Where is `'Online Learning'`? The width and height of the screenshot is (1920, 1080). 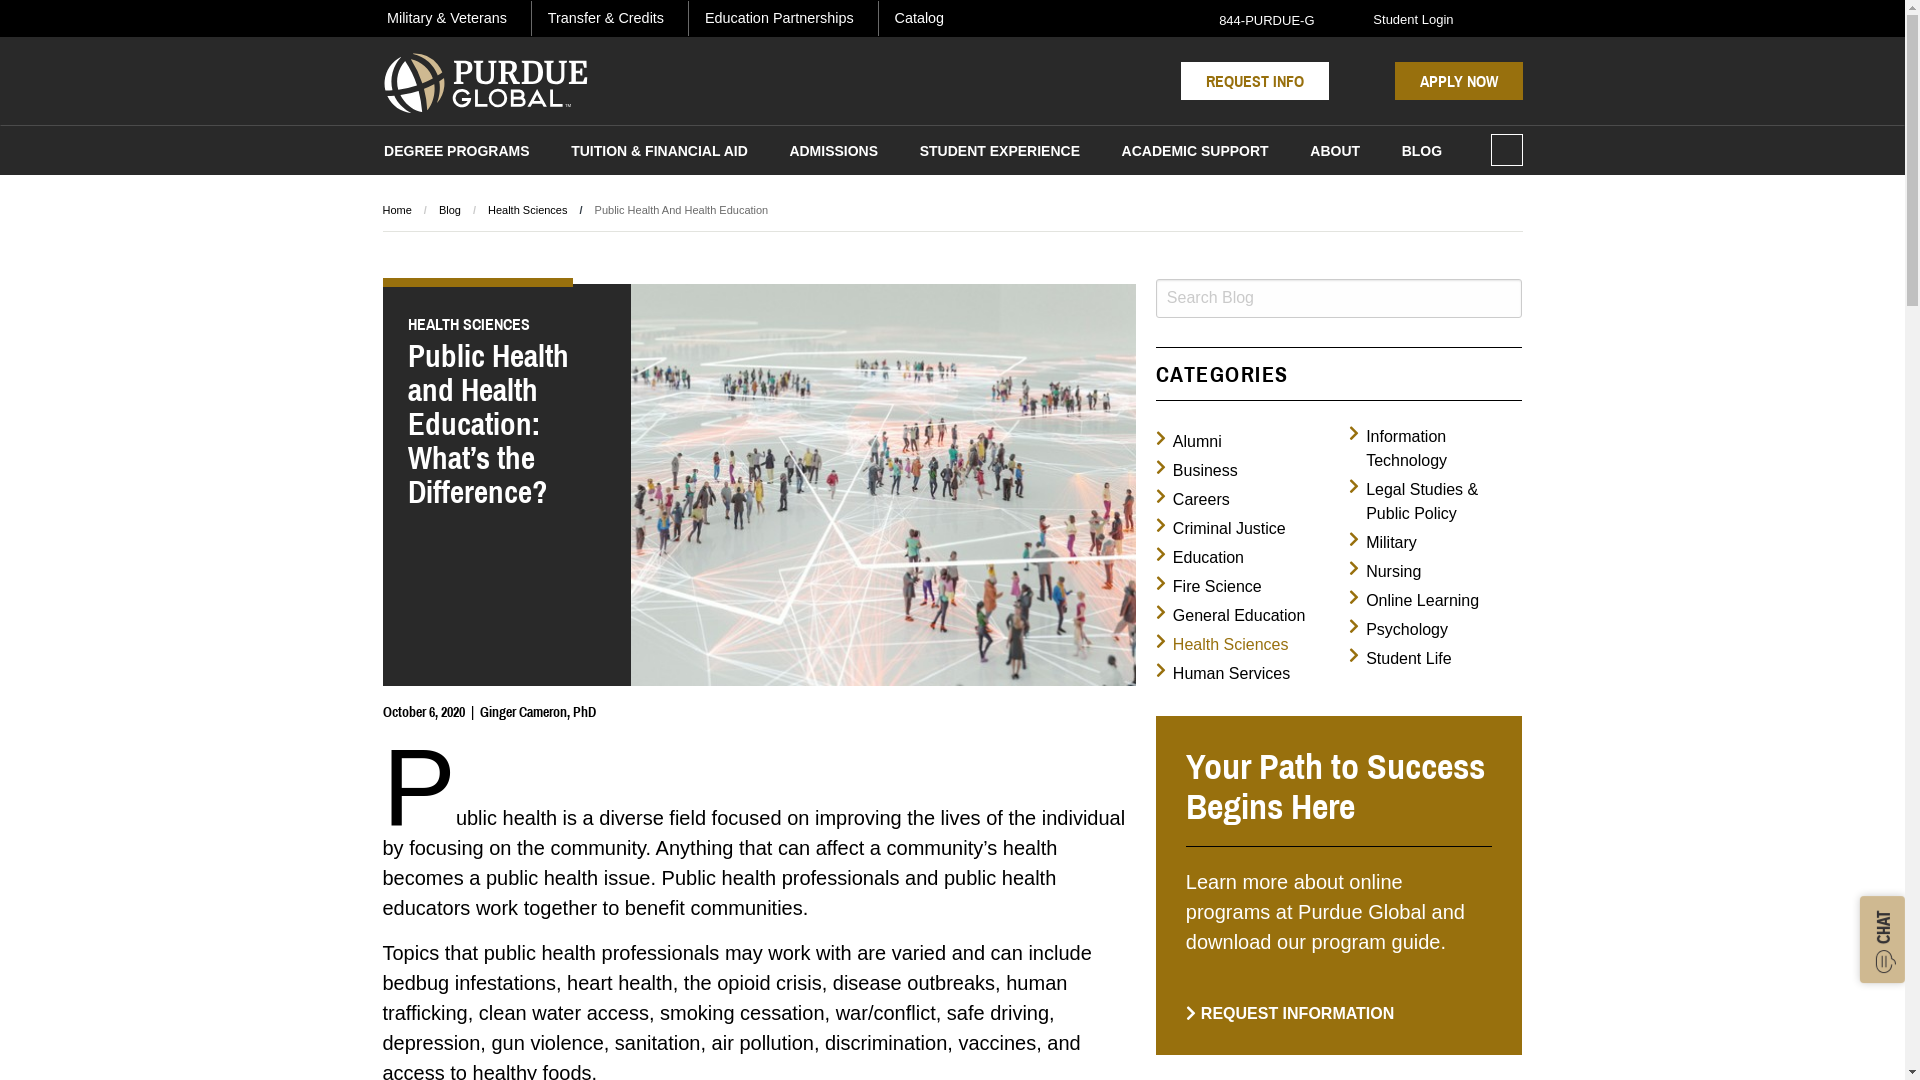 'Online Learning' is located at coordinates (1348, 600).